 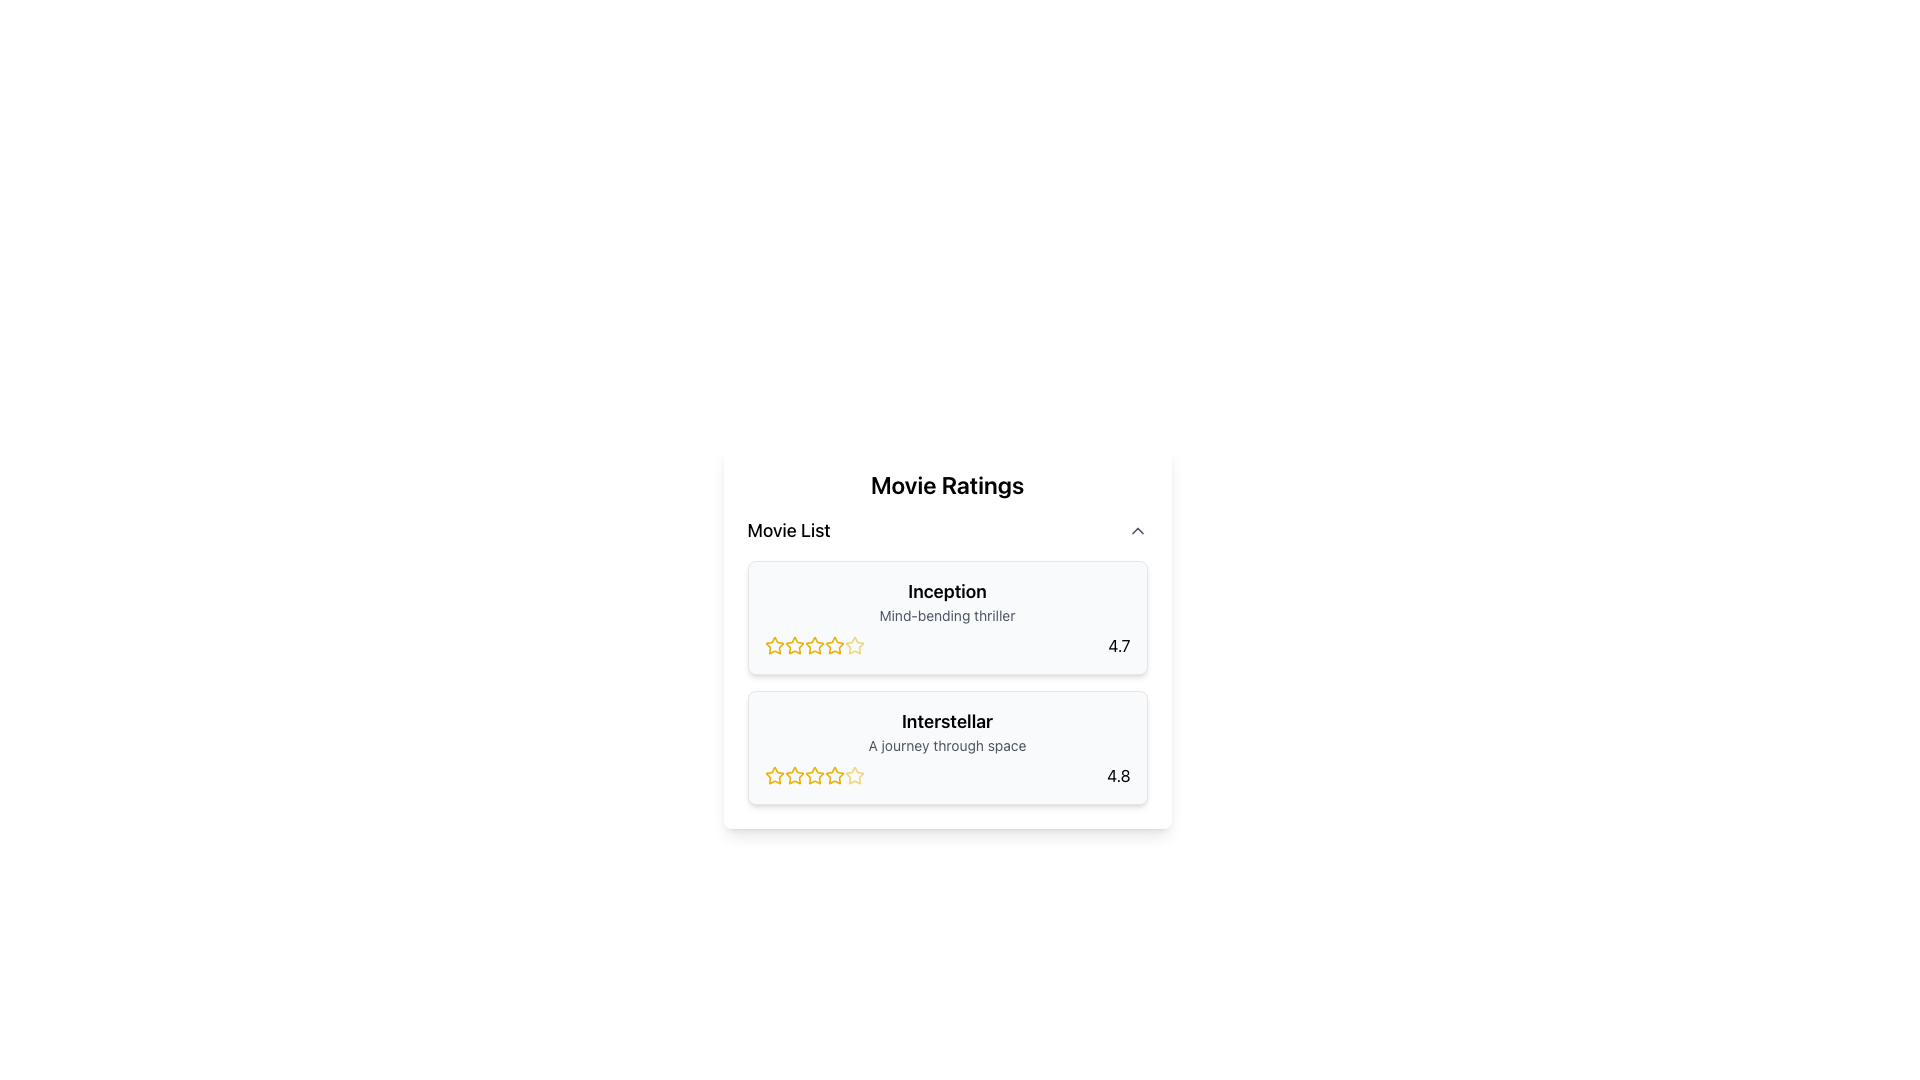 I want to click on the content of the 'Movie List' label located below the 'Movie Ratings' header, which displays the text in bold and includes a dropdown indicator, so click(x=946, y=530).